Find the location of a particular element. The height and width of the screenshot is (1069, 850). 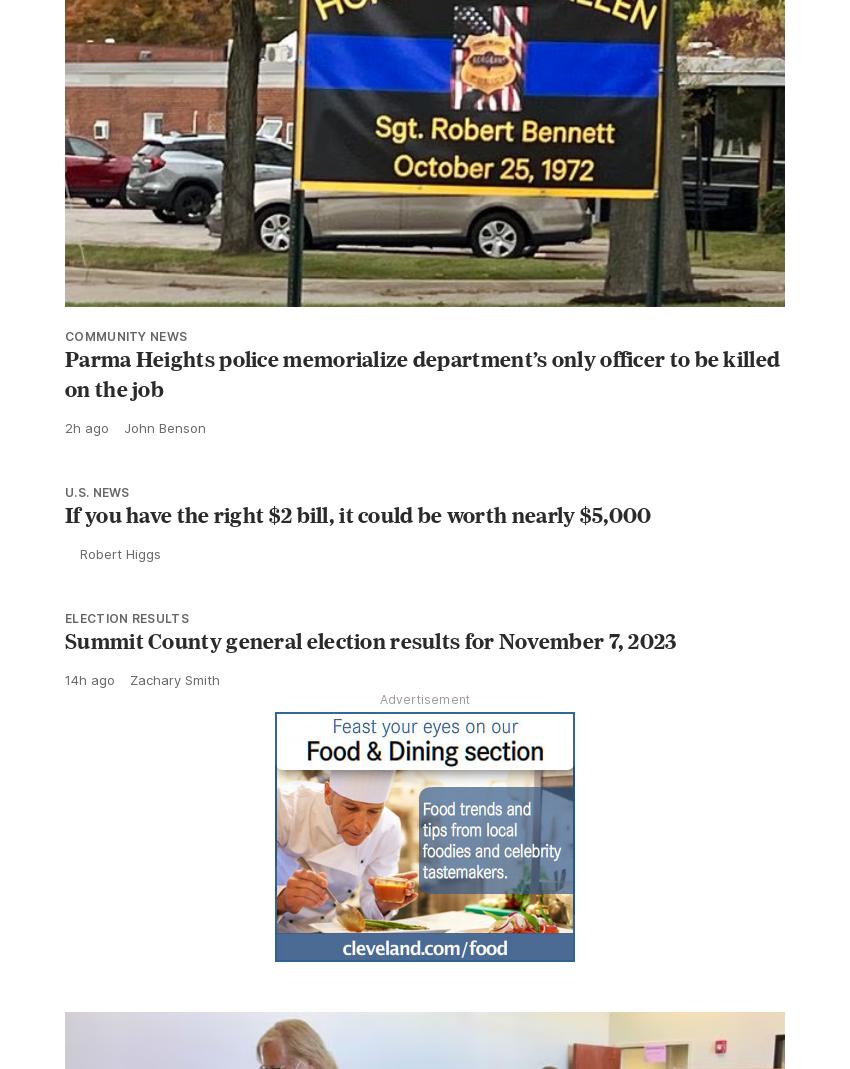

'2h ago' is located at coordinates (86, 427).